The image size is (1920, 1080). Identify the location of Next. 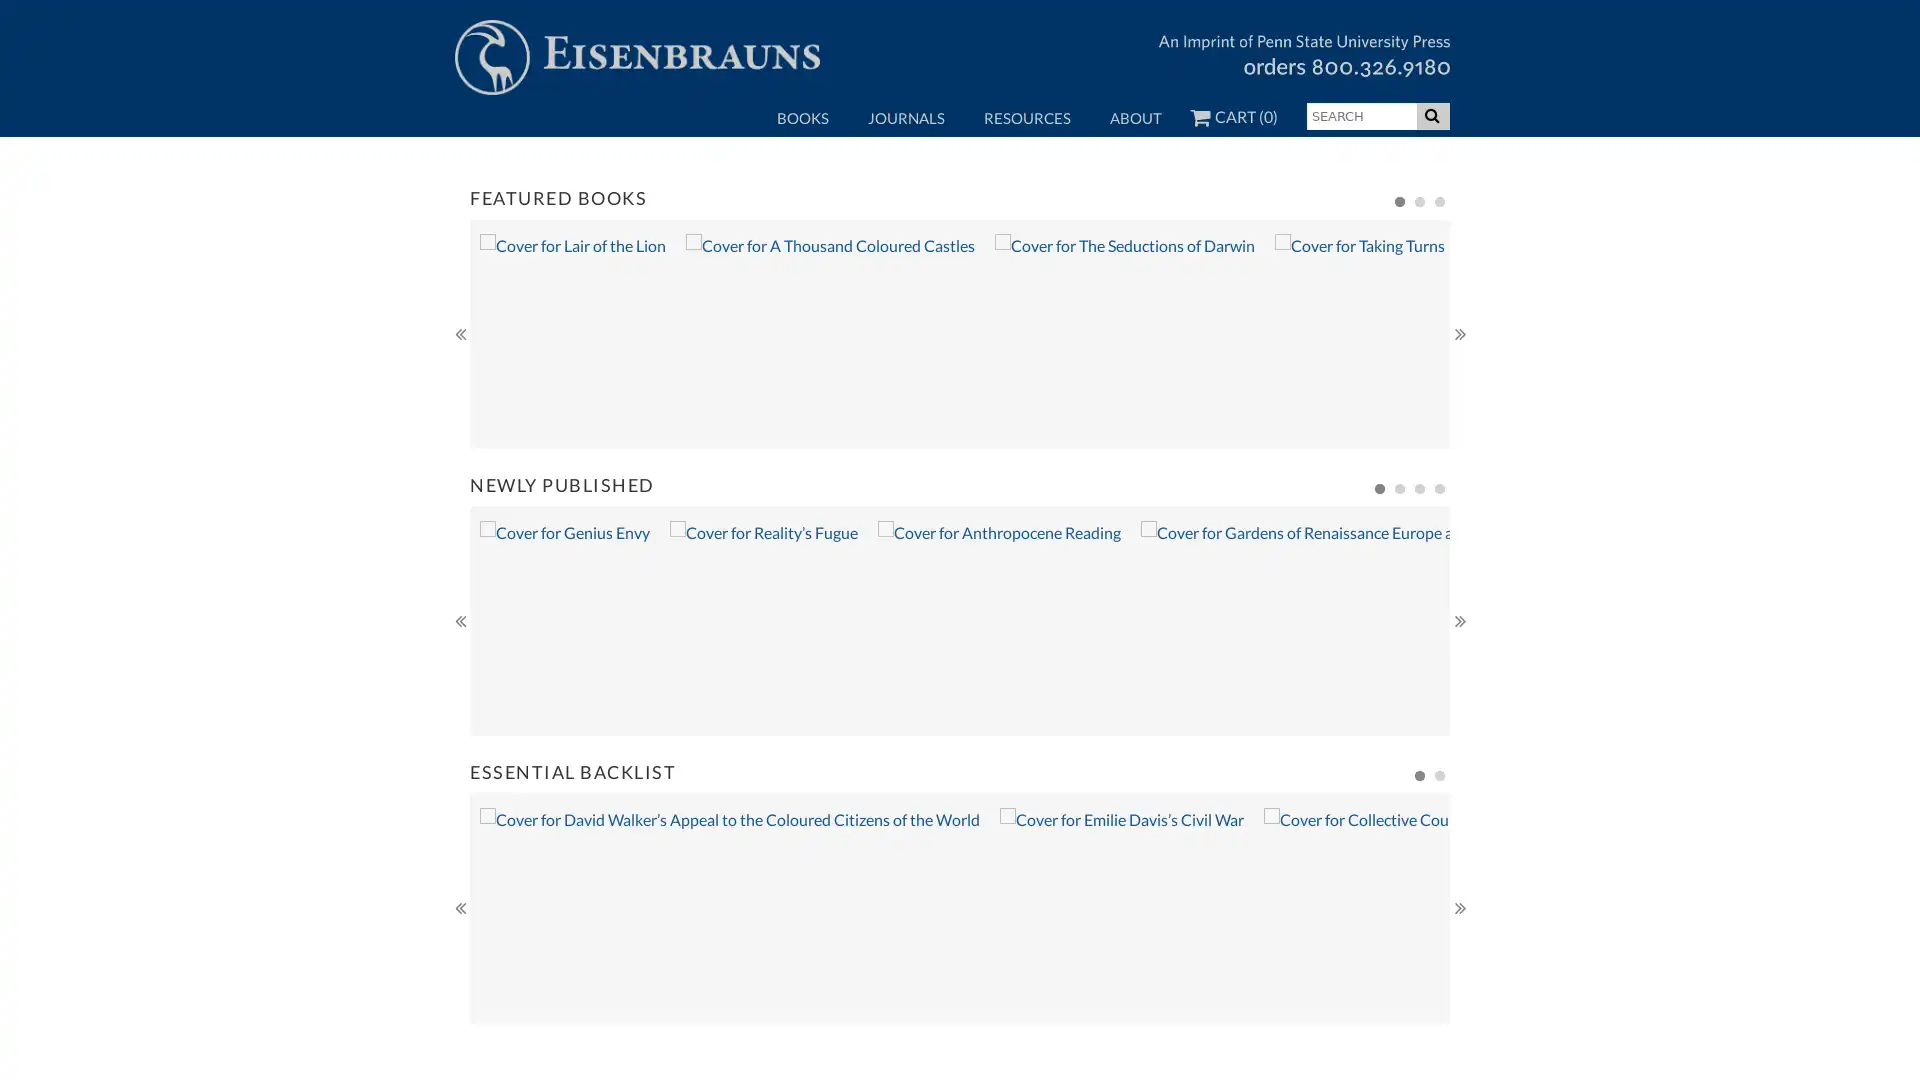
(1459, 907).